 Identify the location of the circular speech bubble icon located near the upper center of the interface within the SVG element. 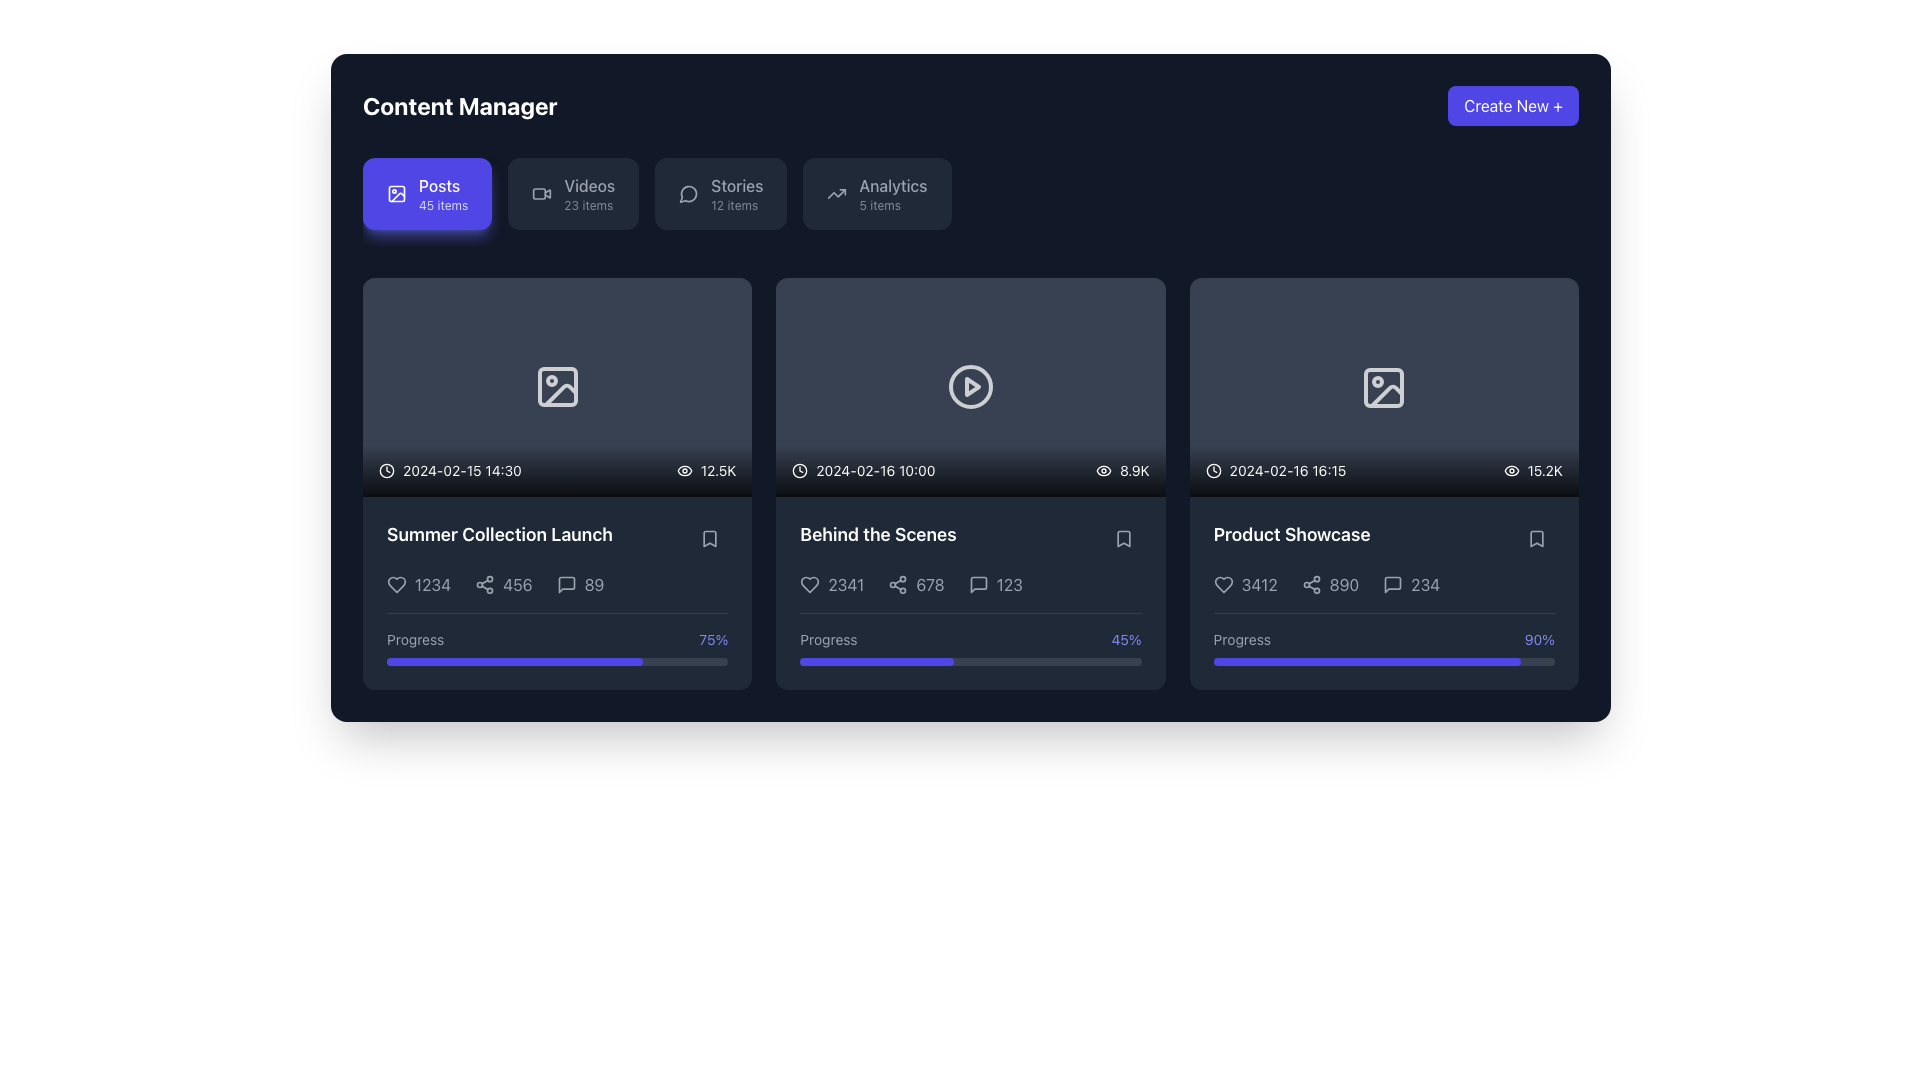
(688, 194).